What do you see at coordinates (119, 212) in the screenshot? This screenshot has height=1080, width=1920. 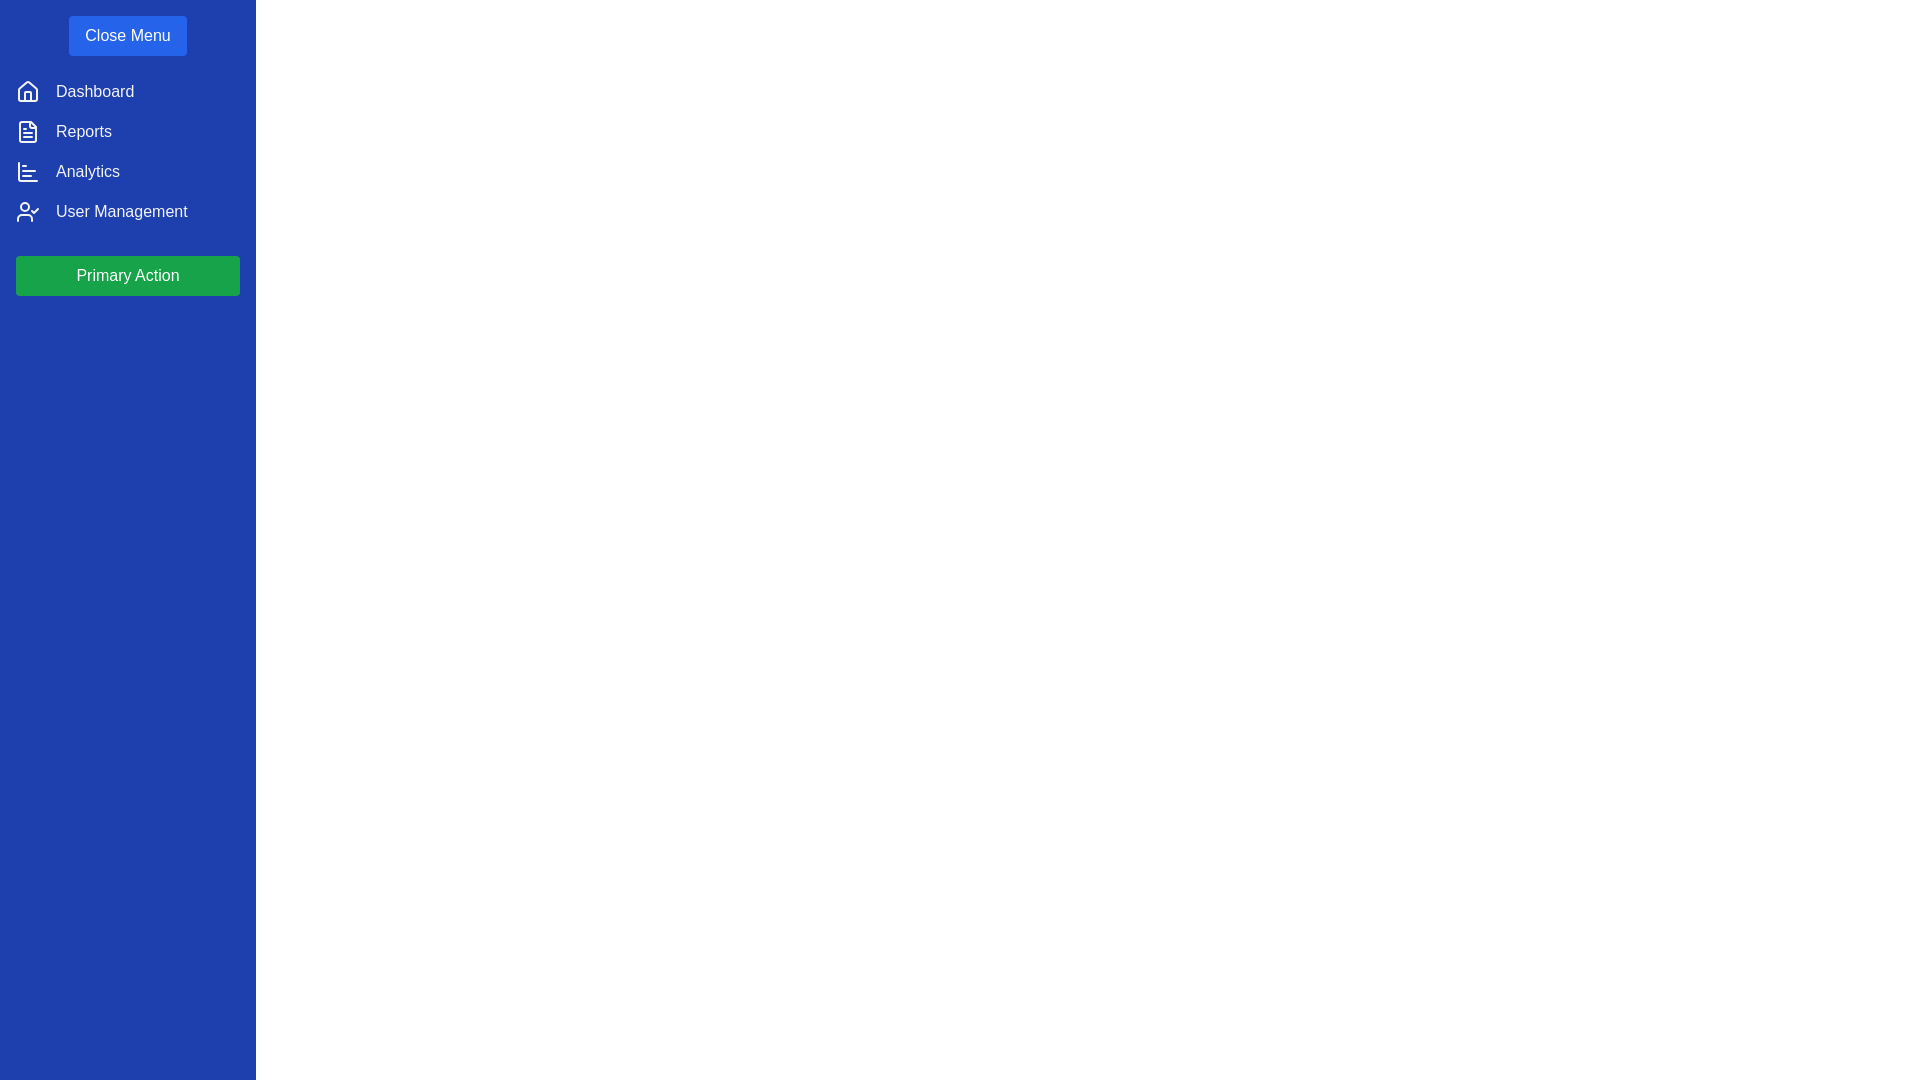 I see `the navigation item User Management from the list` at bounding box center [119, 212].